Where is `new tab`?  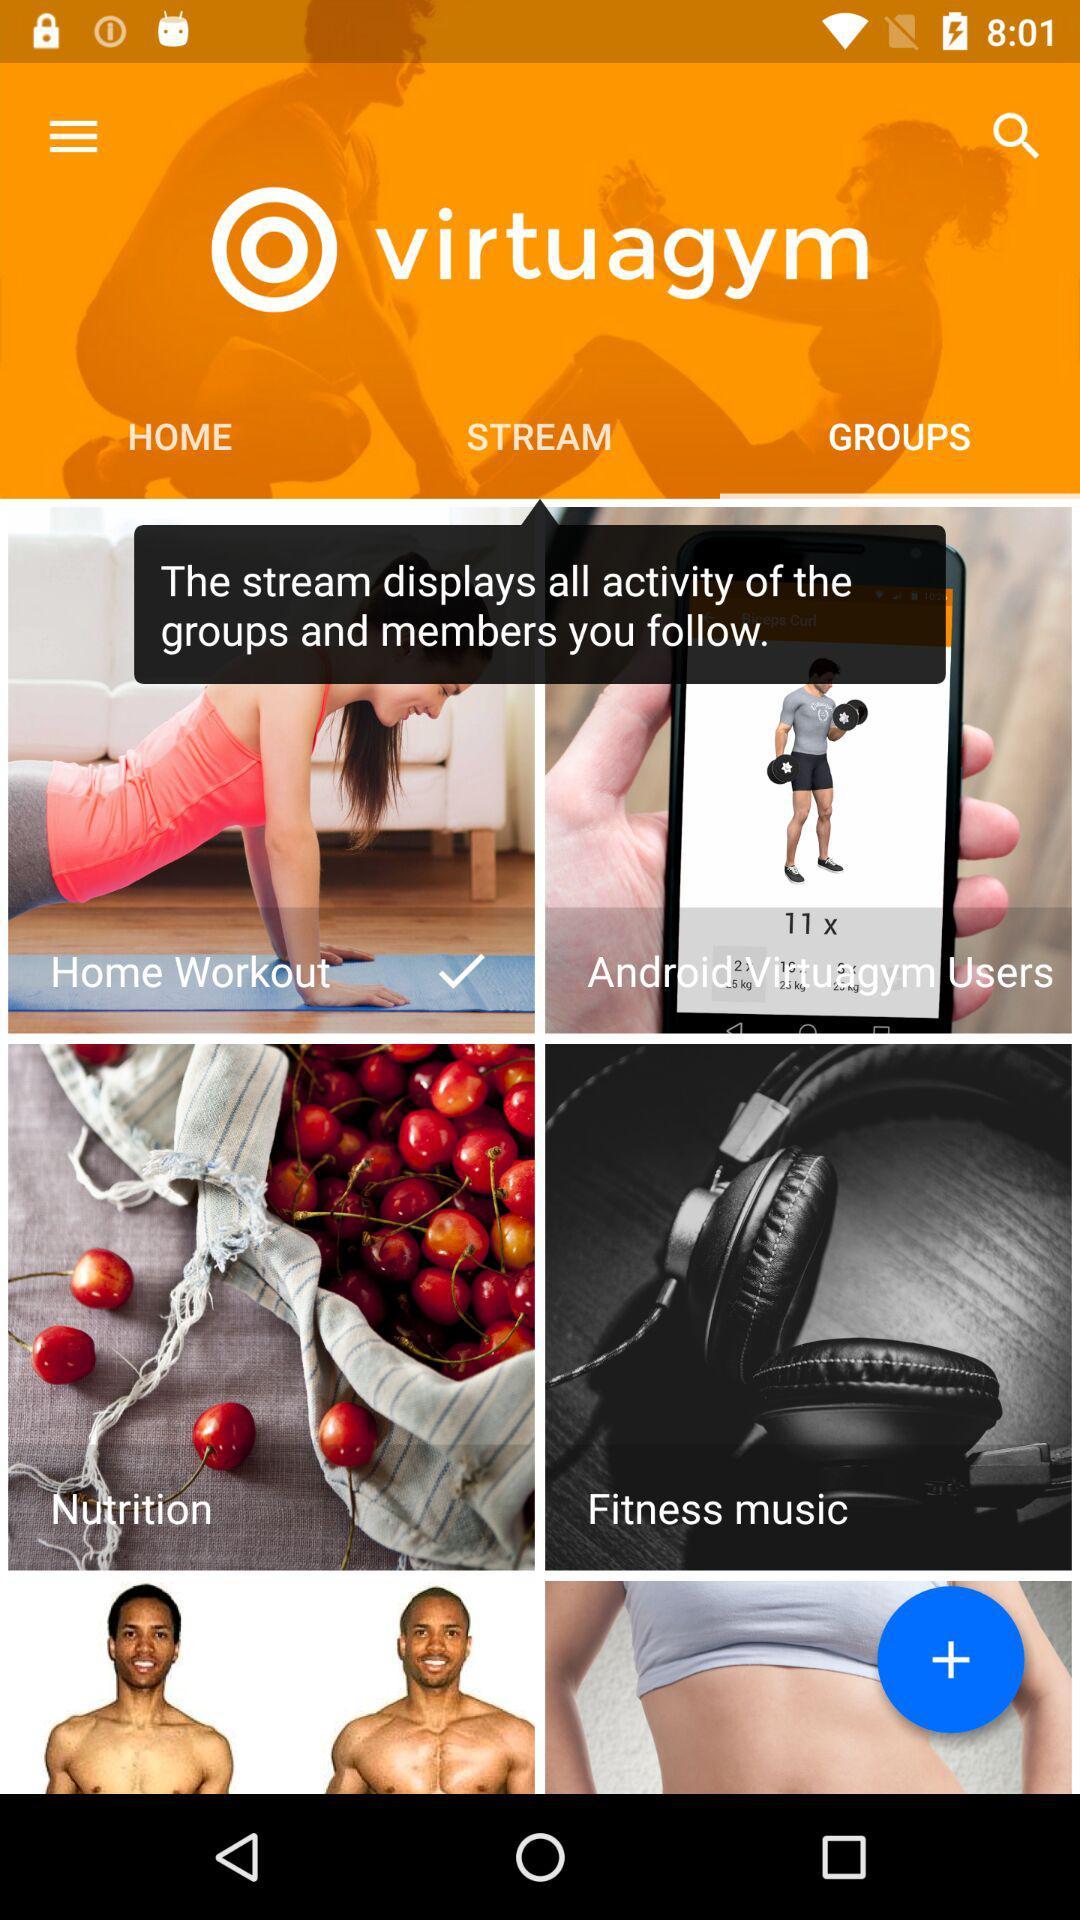
new tab is located at coordinates (950, 1659).